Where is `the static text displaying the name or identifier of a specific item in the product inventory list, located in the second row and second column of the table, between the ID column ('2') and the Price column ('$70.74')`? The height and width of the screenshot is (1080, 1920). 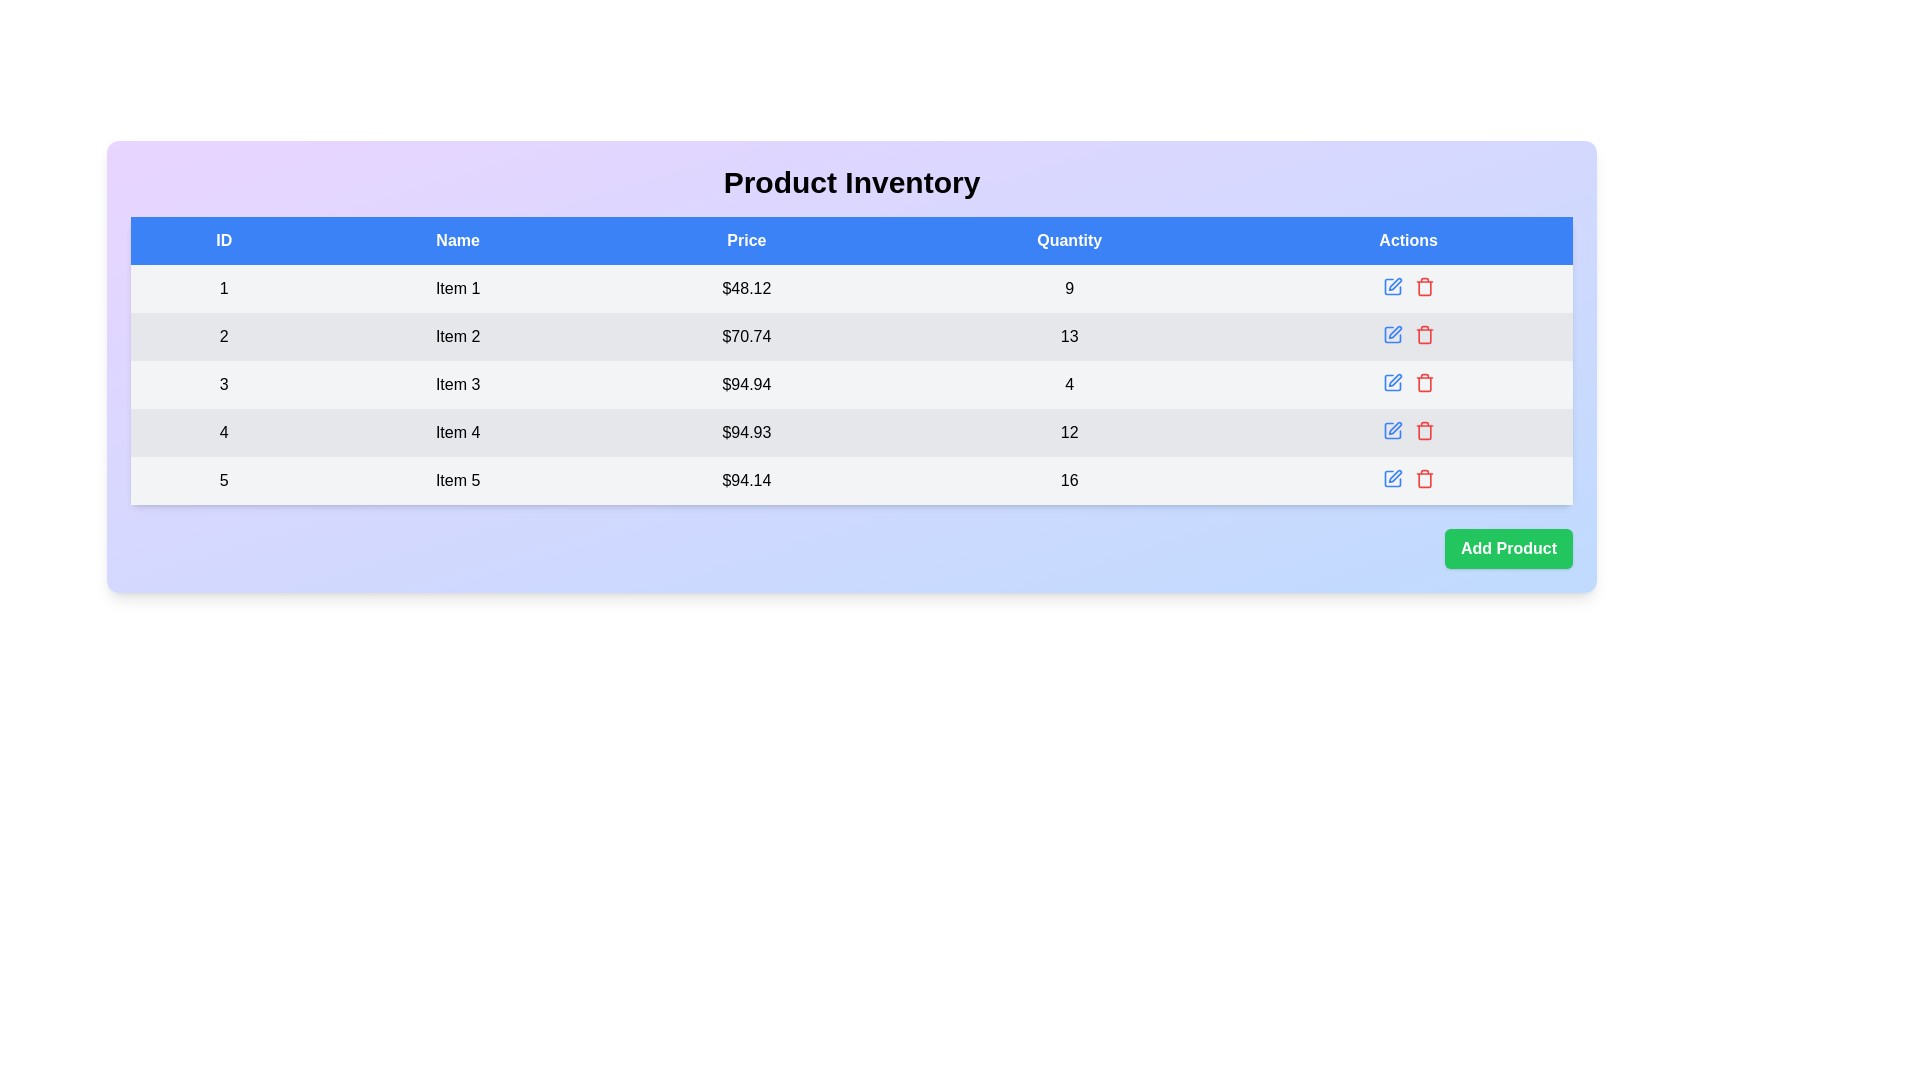
the static text displaying the name or identifier of a specific item in the product inventory list, located in the second row and second column of the table, between the ID column ('2') and the Price column ('$70.74') is located at coordinates (457, 335).